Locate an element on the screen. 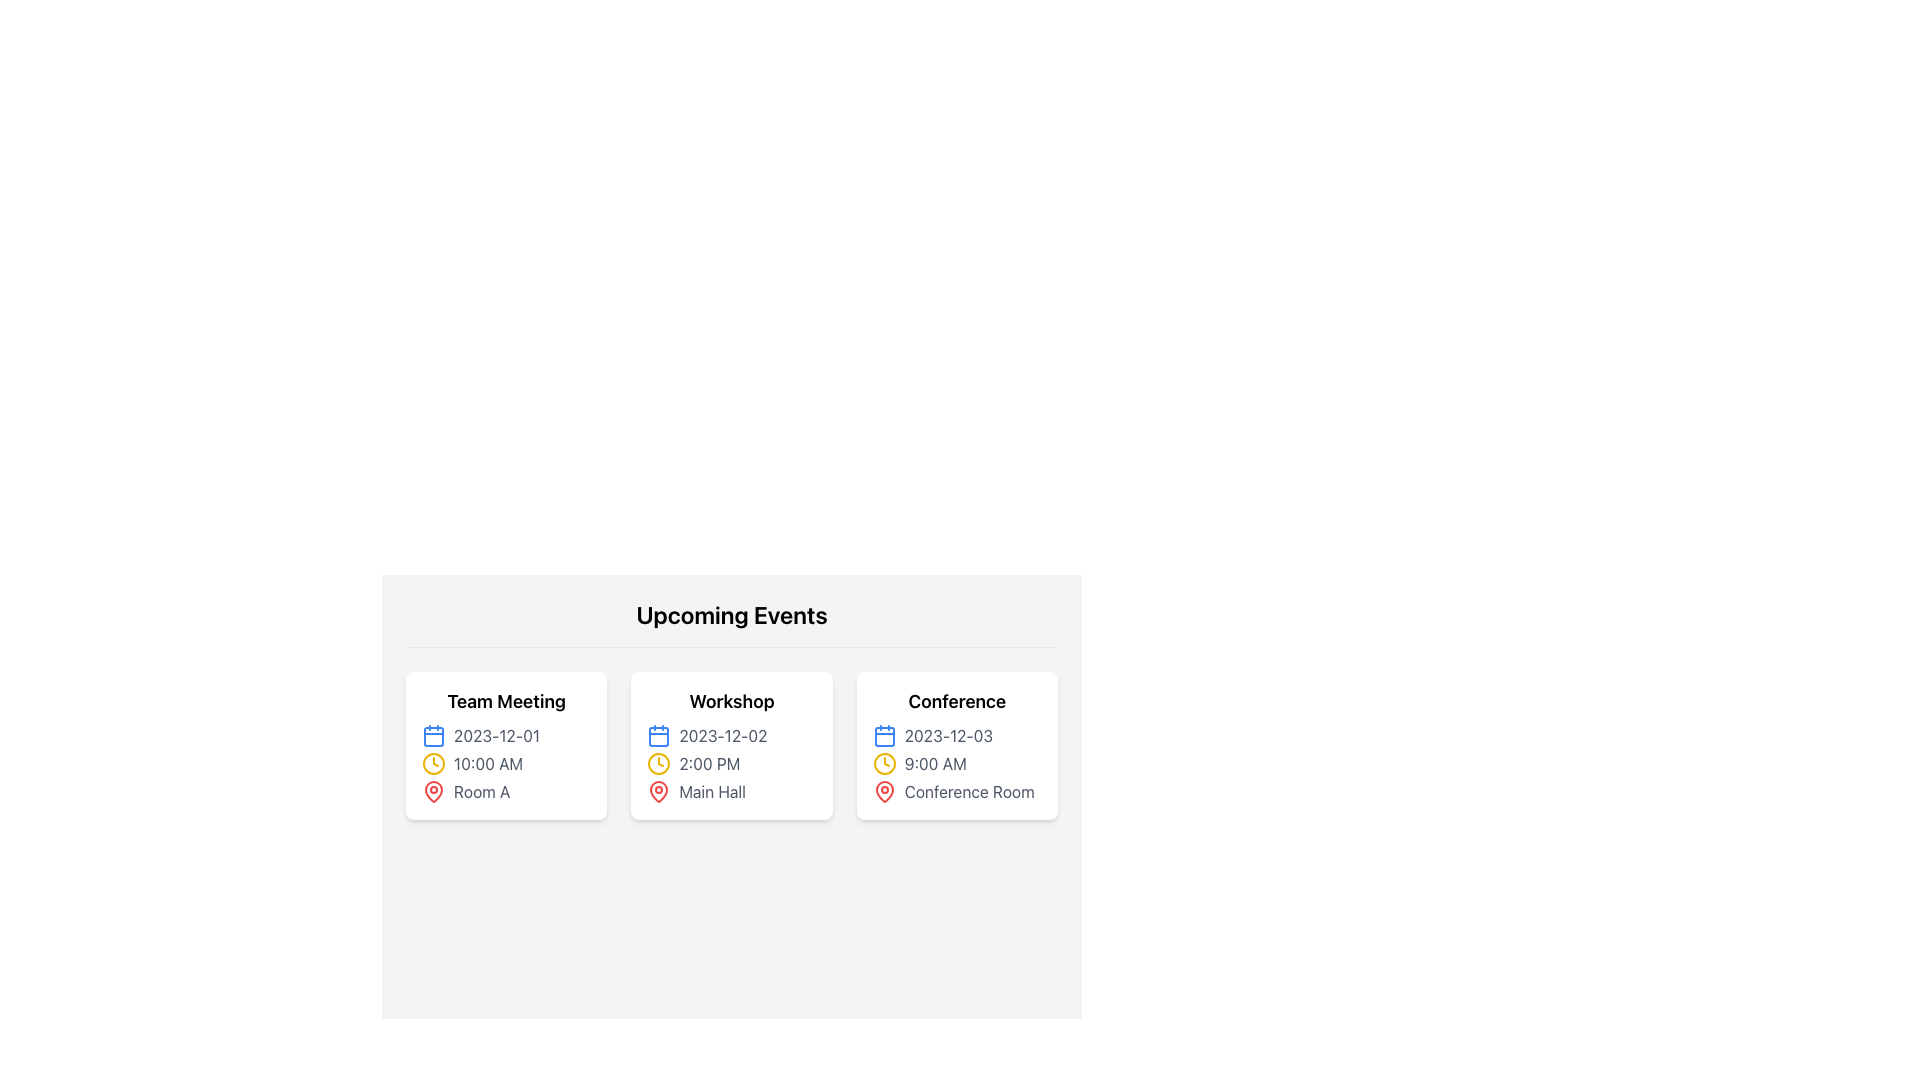 This screenshot has width=1920, height=1080. the red pin icon located to the left of the 'Main Hall' label within the 'Workshop' card in the 'Upcoming Events' section is located at coordinates (659, 790).